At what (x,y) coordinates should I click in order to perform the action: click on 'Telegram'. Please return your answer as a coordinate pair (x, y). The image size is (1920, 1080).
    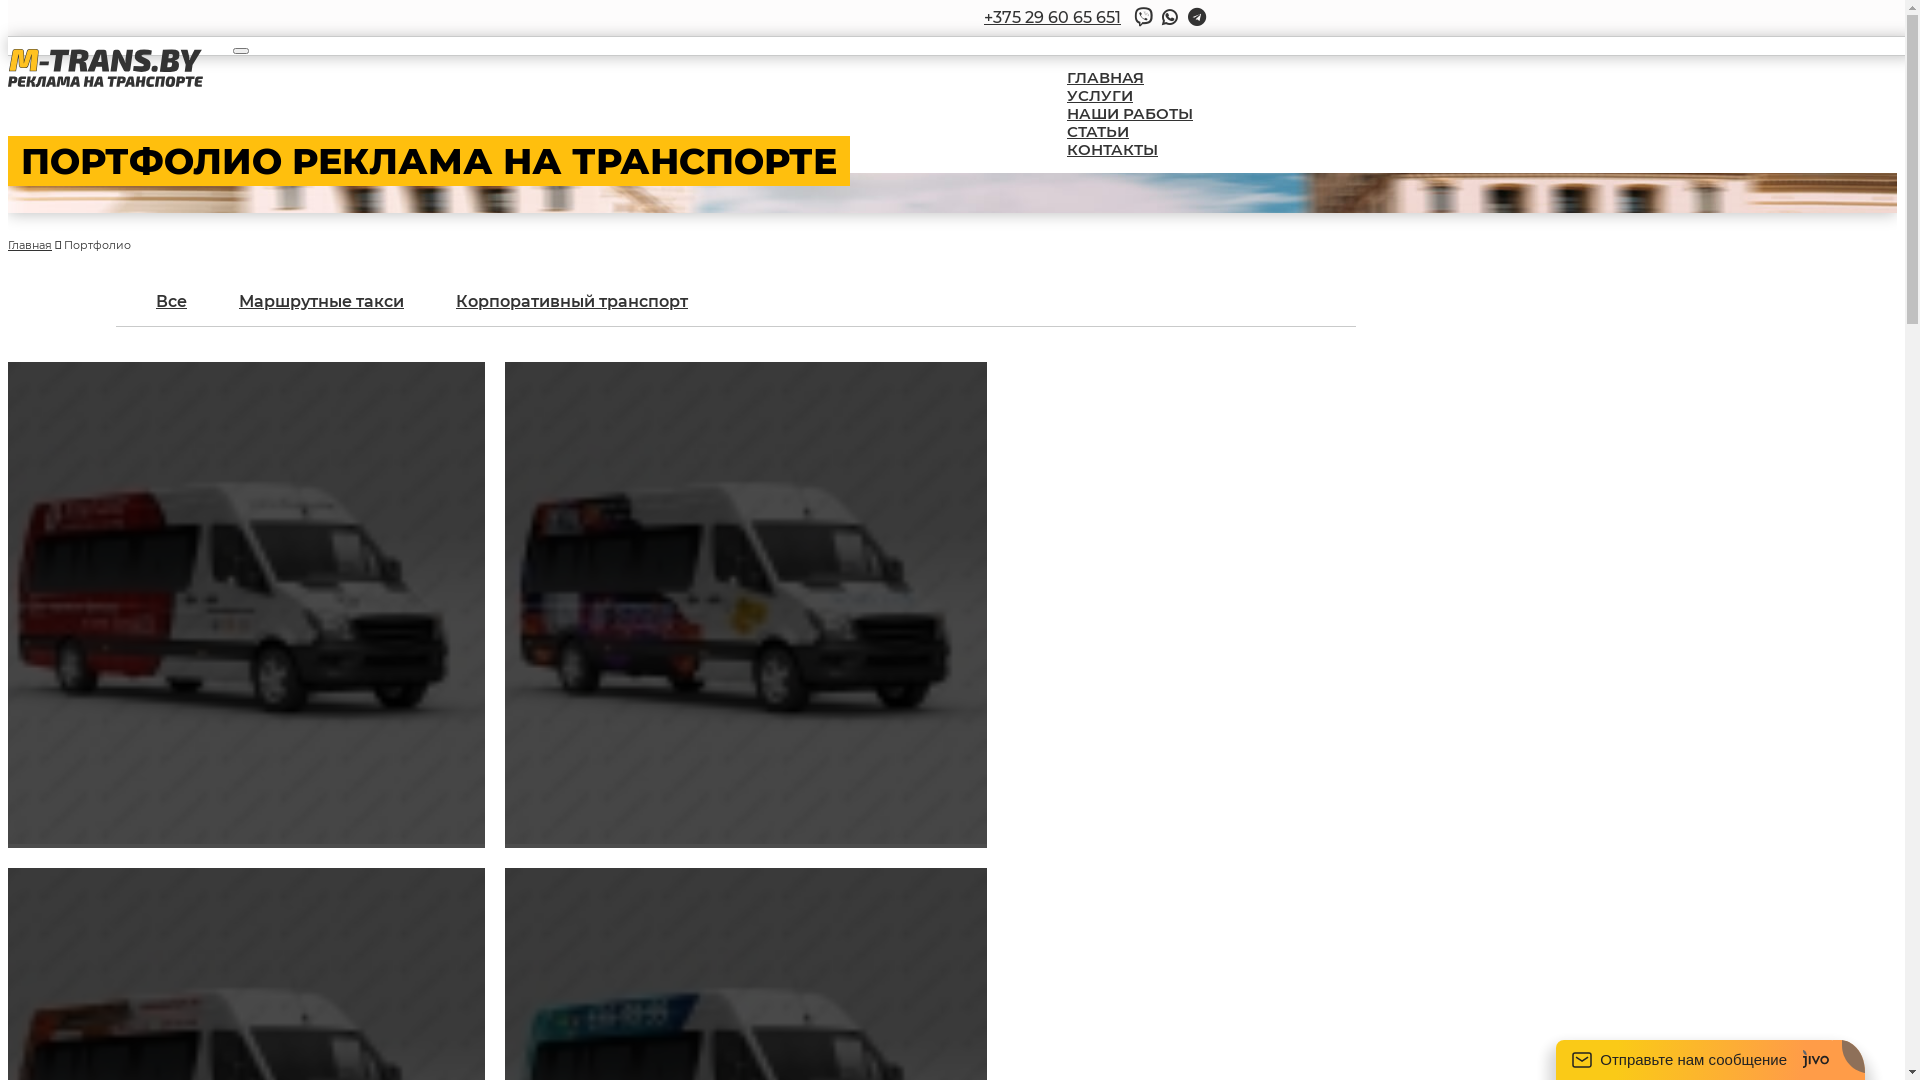
    Looking at the image, I should click on (1196, 17).